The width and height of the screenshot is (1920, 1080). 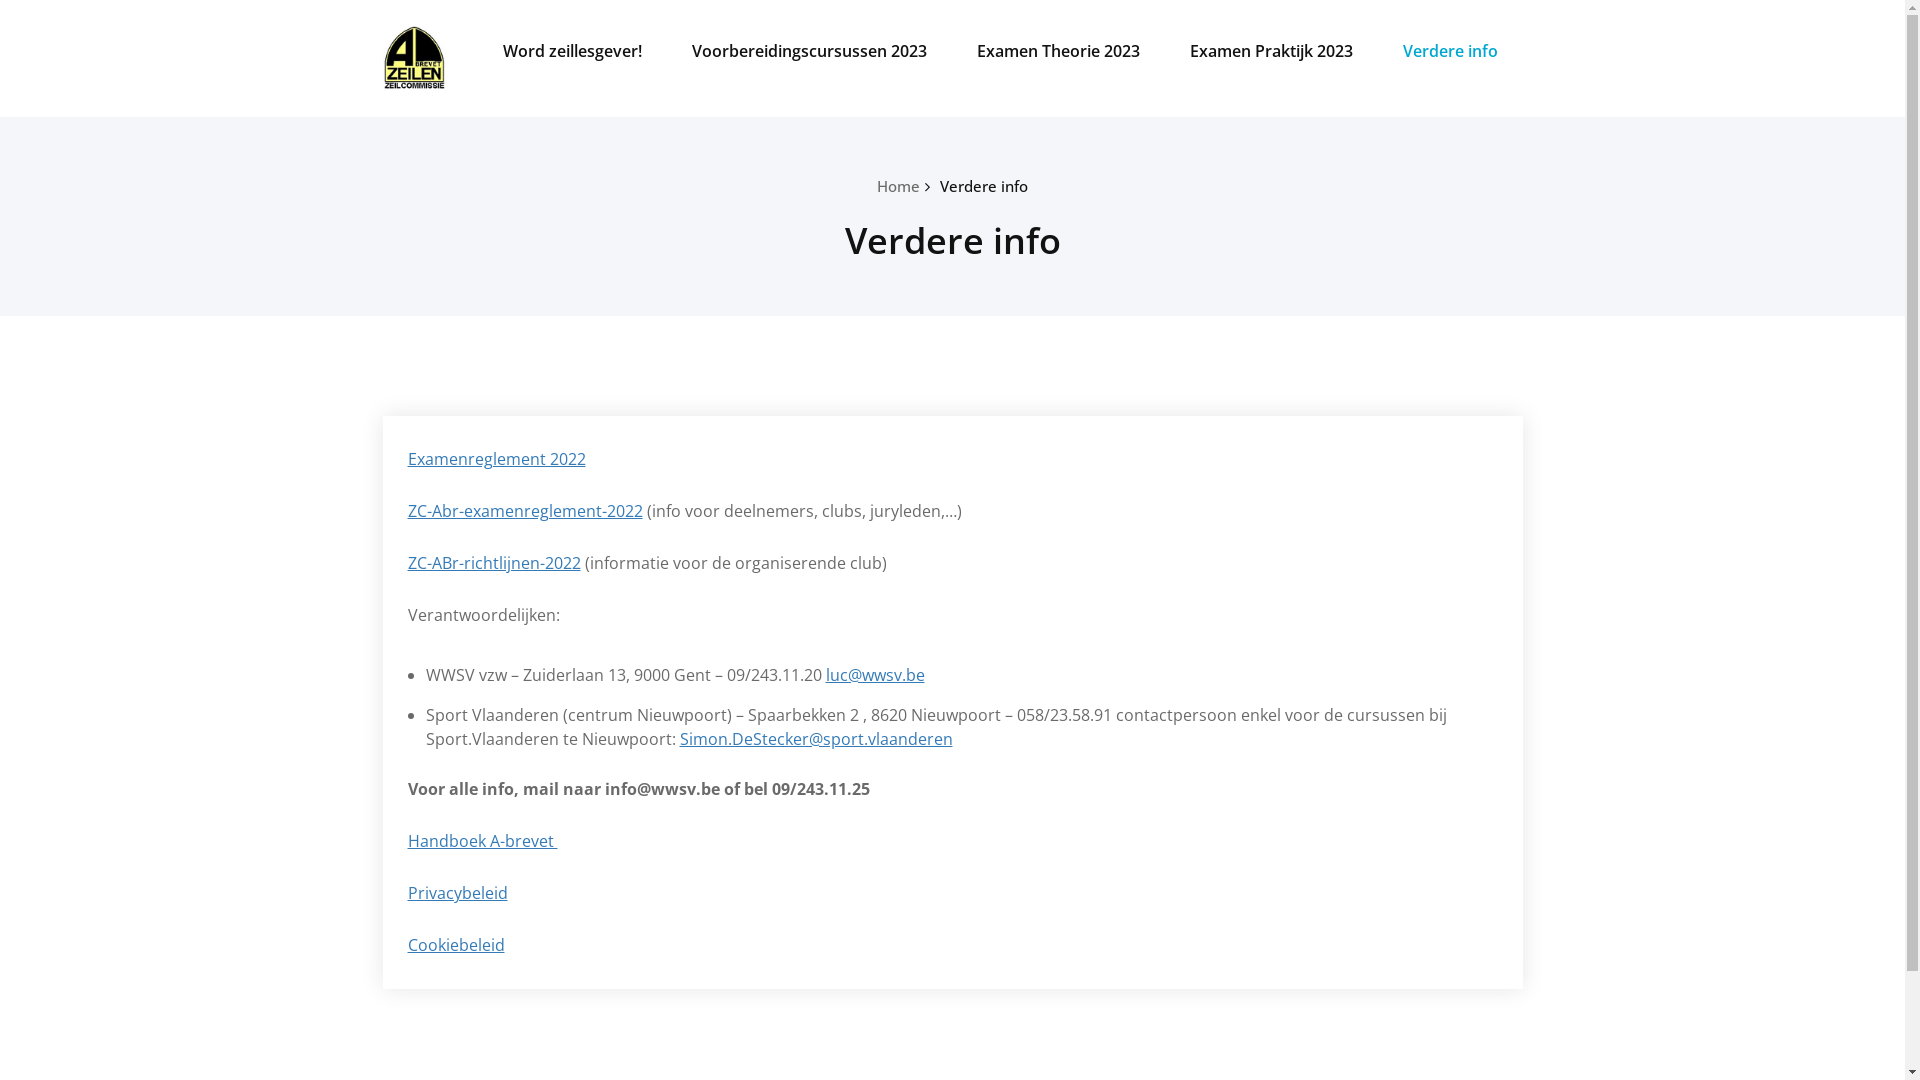 I want to click on 'Examenreglement 2022', so click(x=407, y=459).